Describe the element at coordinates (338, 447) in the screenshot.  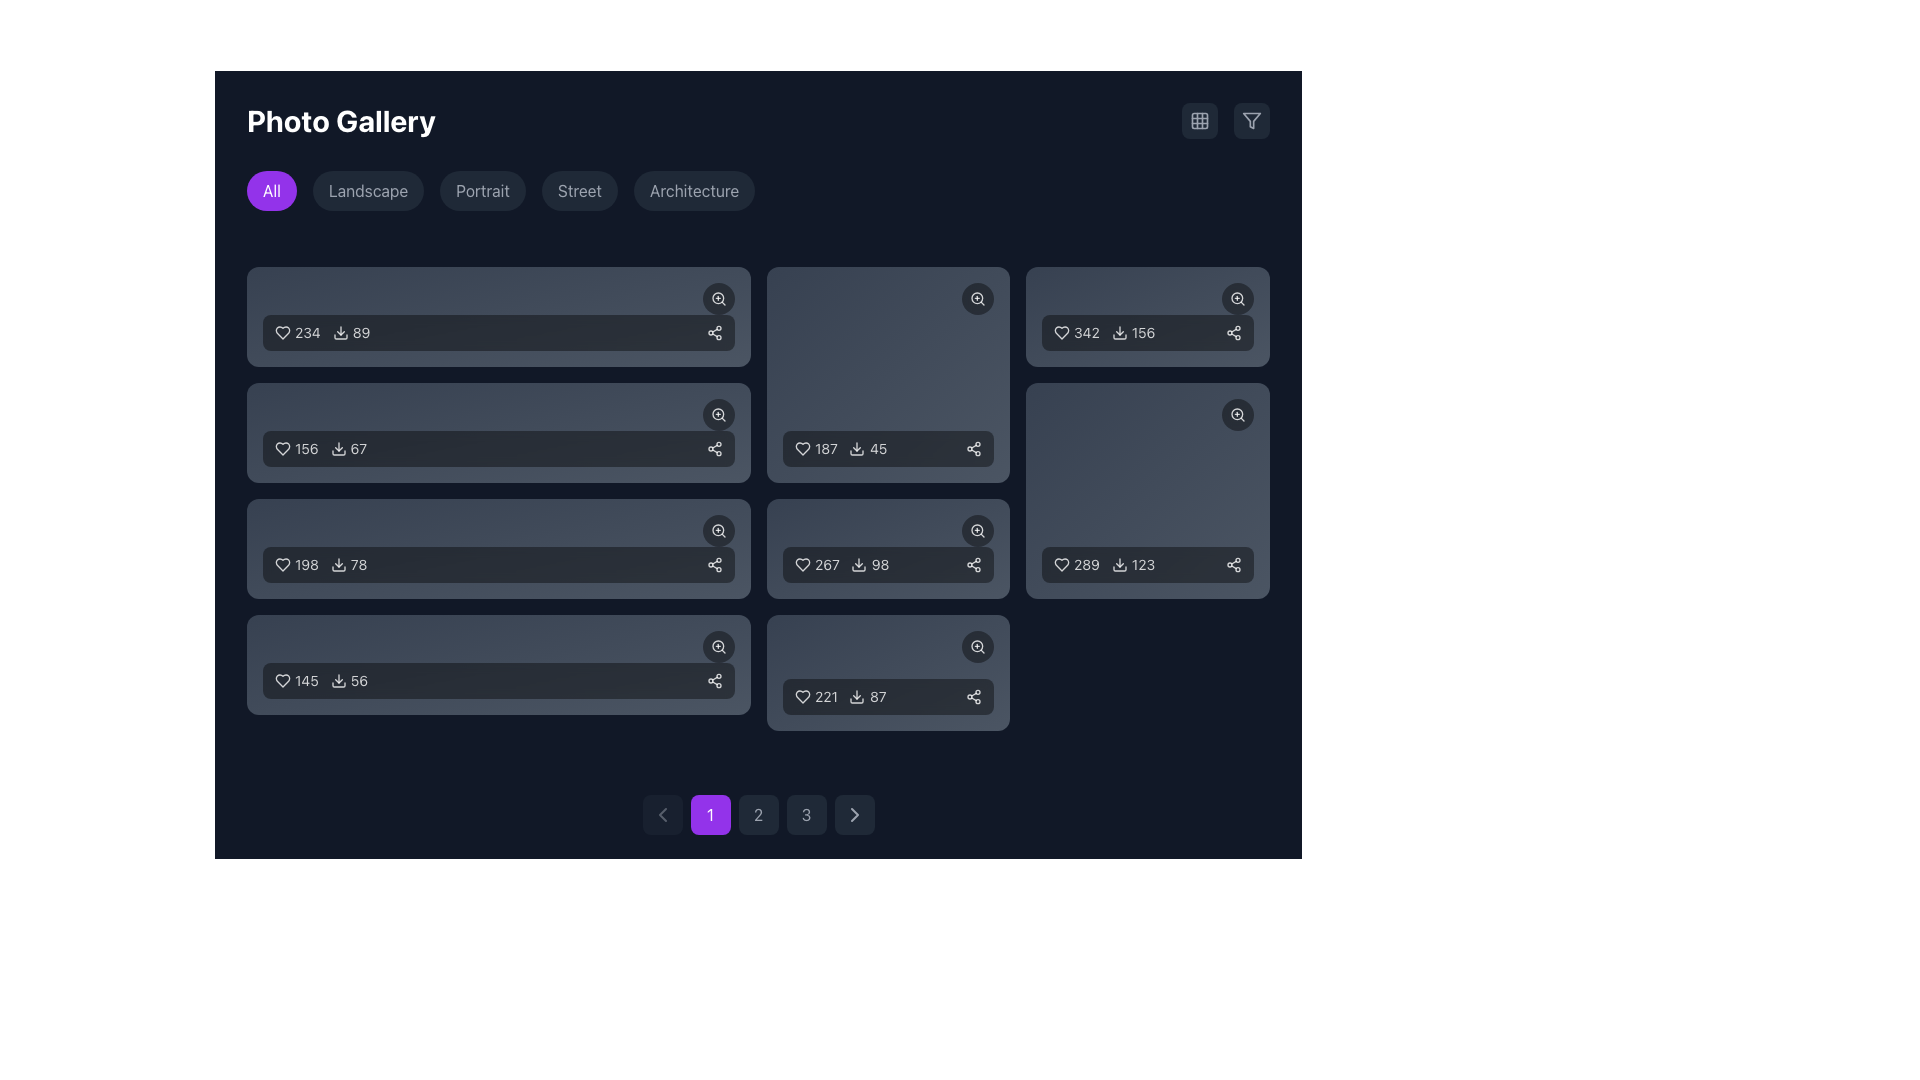
I see `the download icon located within the second card of the gallery layout, positioned to the right of the heart icon and just before the text block displaying '67'` at that location.